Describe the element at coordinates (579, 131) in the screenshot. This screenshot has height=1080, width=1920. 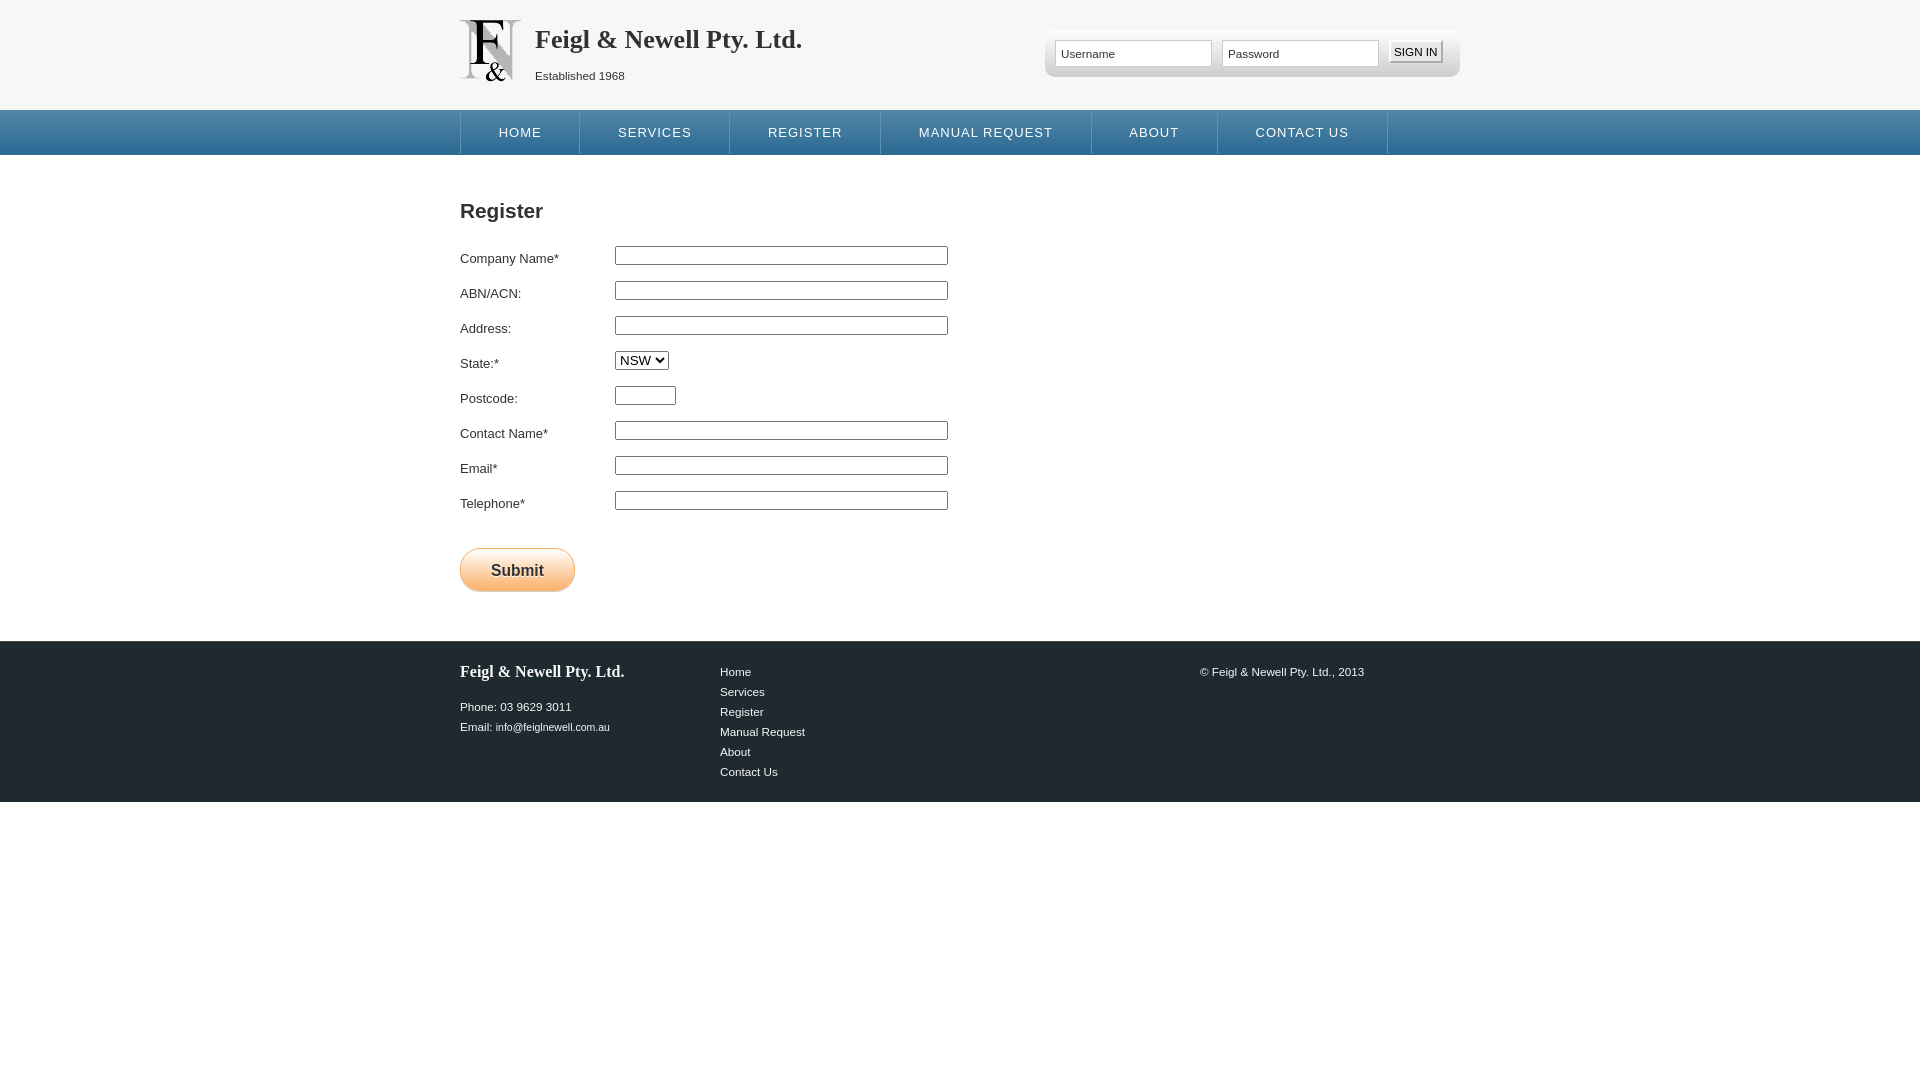
I see `'SERVICES'` at that location.